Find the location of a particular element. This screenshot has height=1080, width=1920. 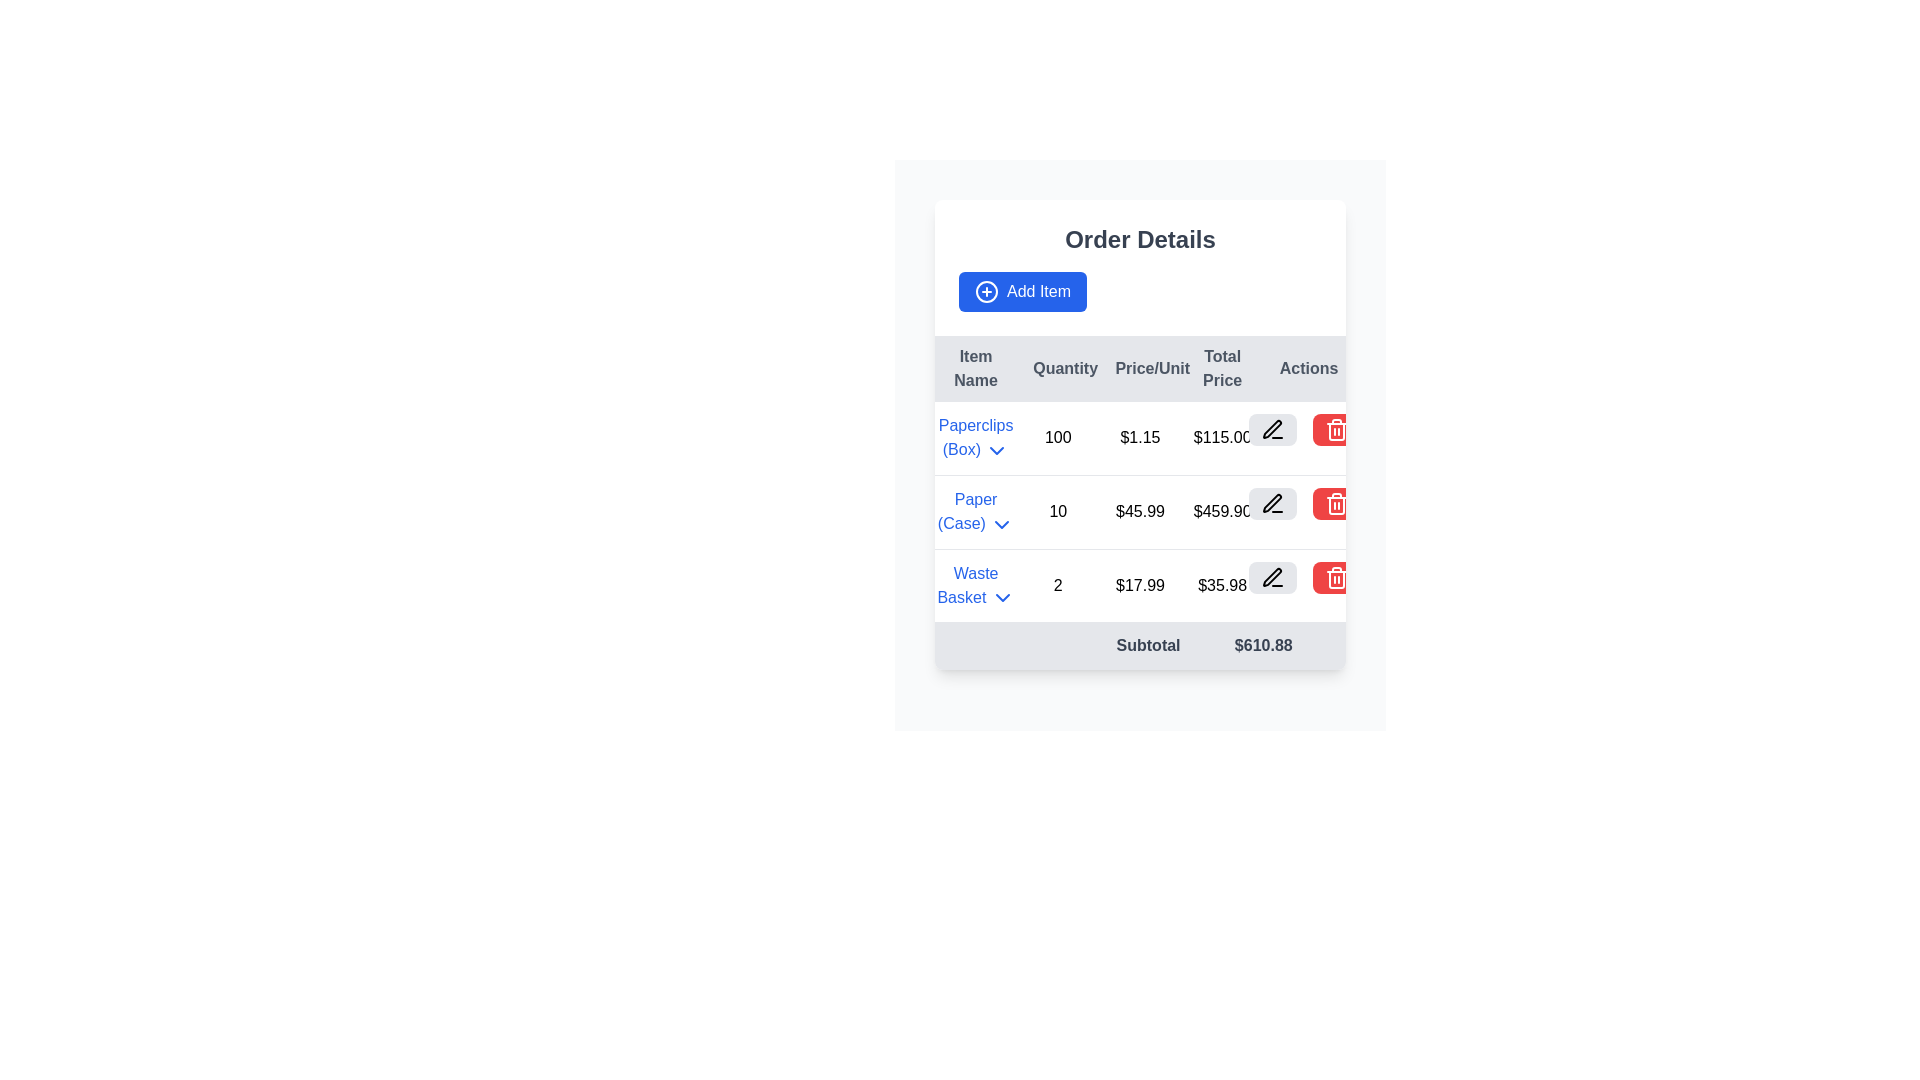

text content of the Text Display with Summary Information showing 'Subtotal' and the value '$610.88', which is located at the bottom of the table layout is located at coordinates (1140, 646).